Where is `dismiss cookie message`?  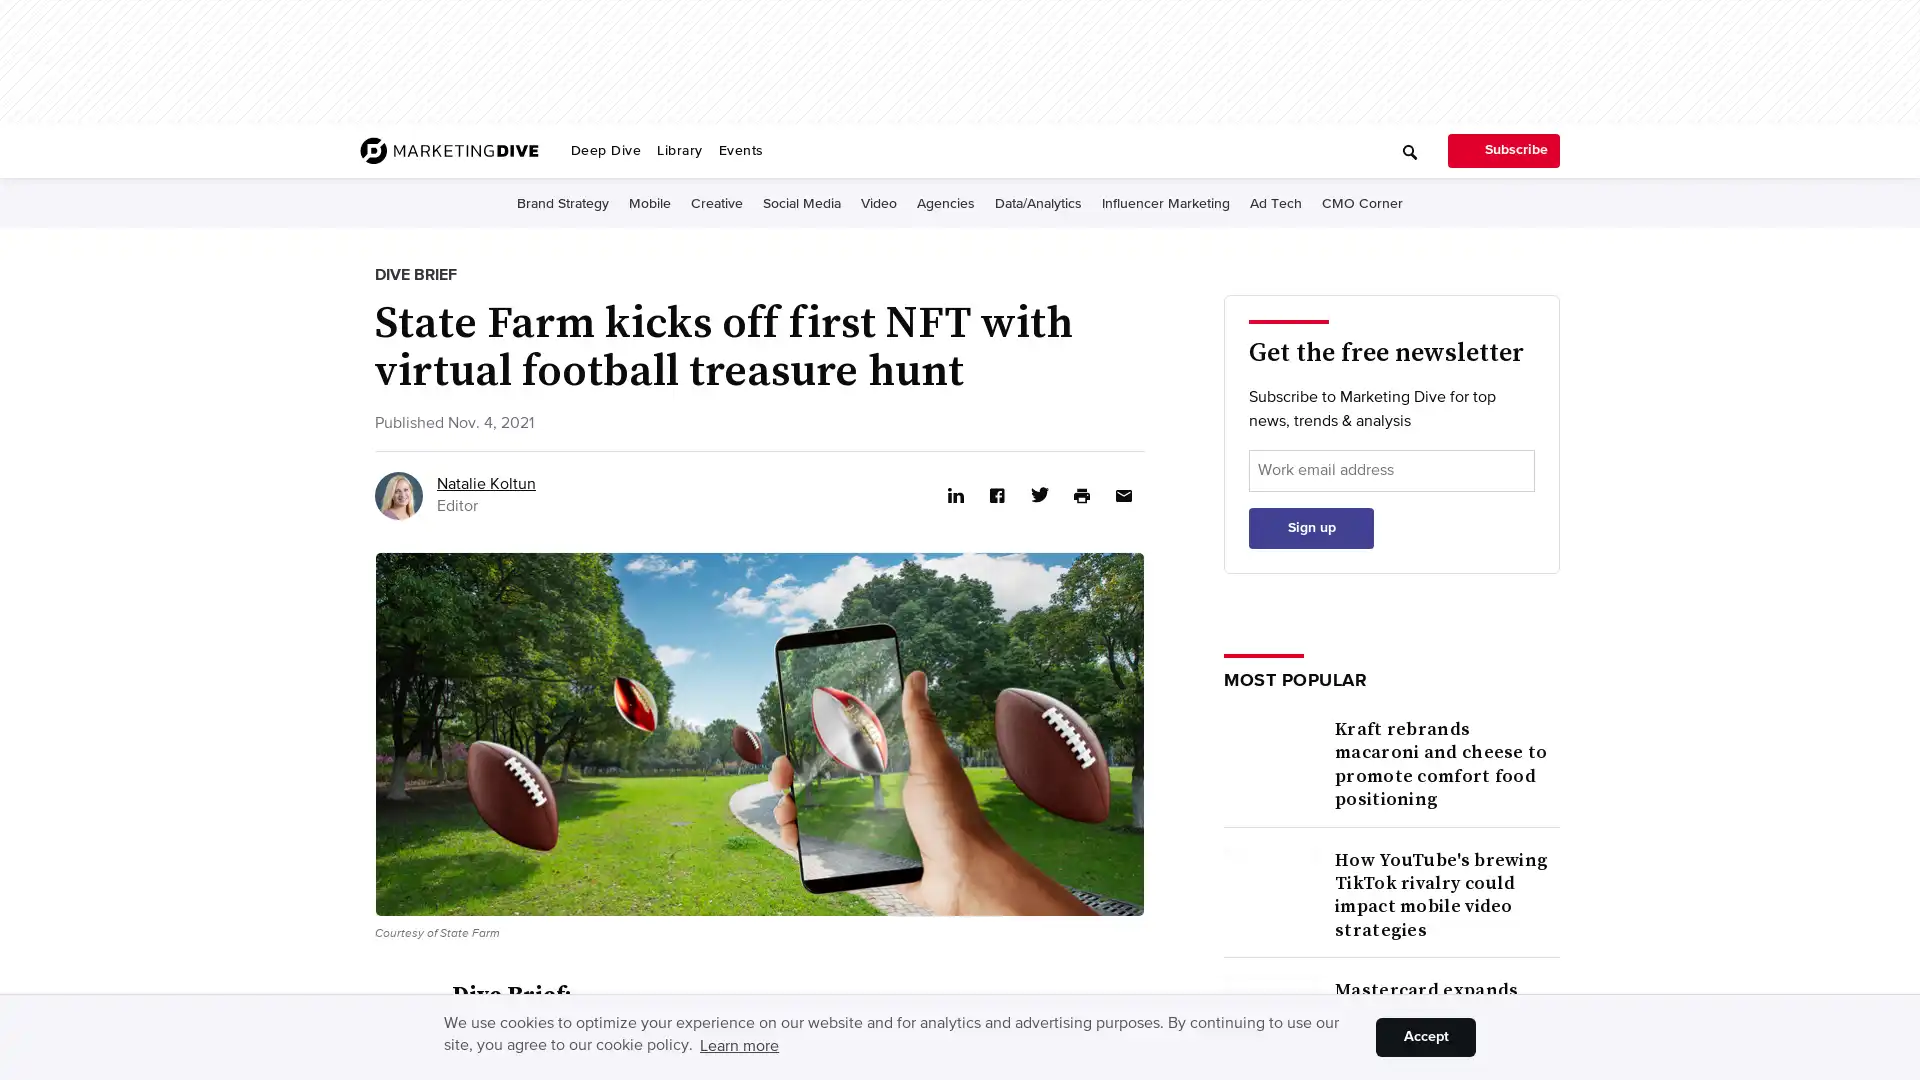 dismiss cookie message is located at coordinates (1424, 1036).